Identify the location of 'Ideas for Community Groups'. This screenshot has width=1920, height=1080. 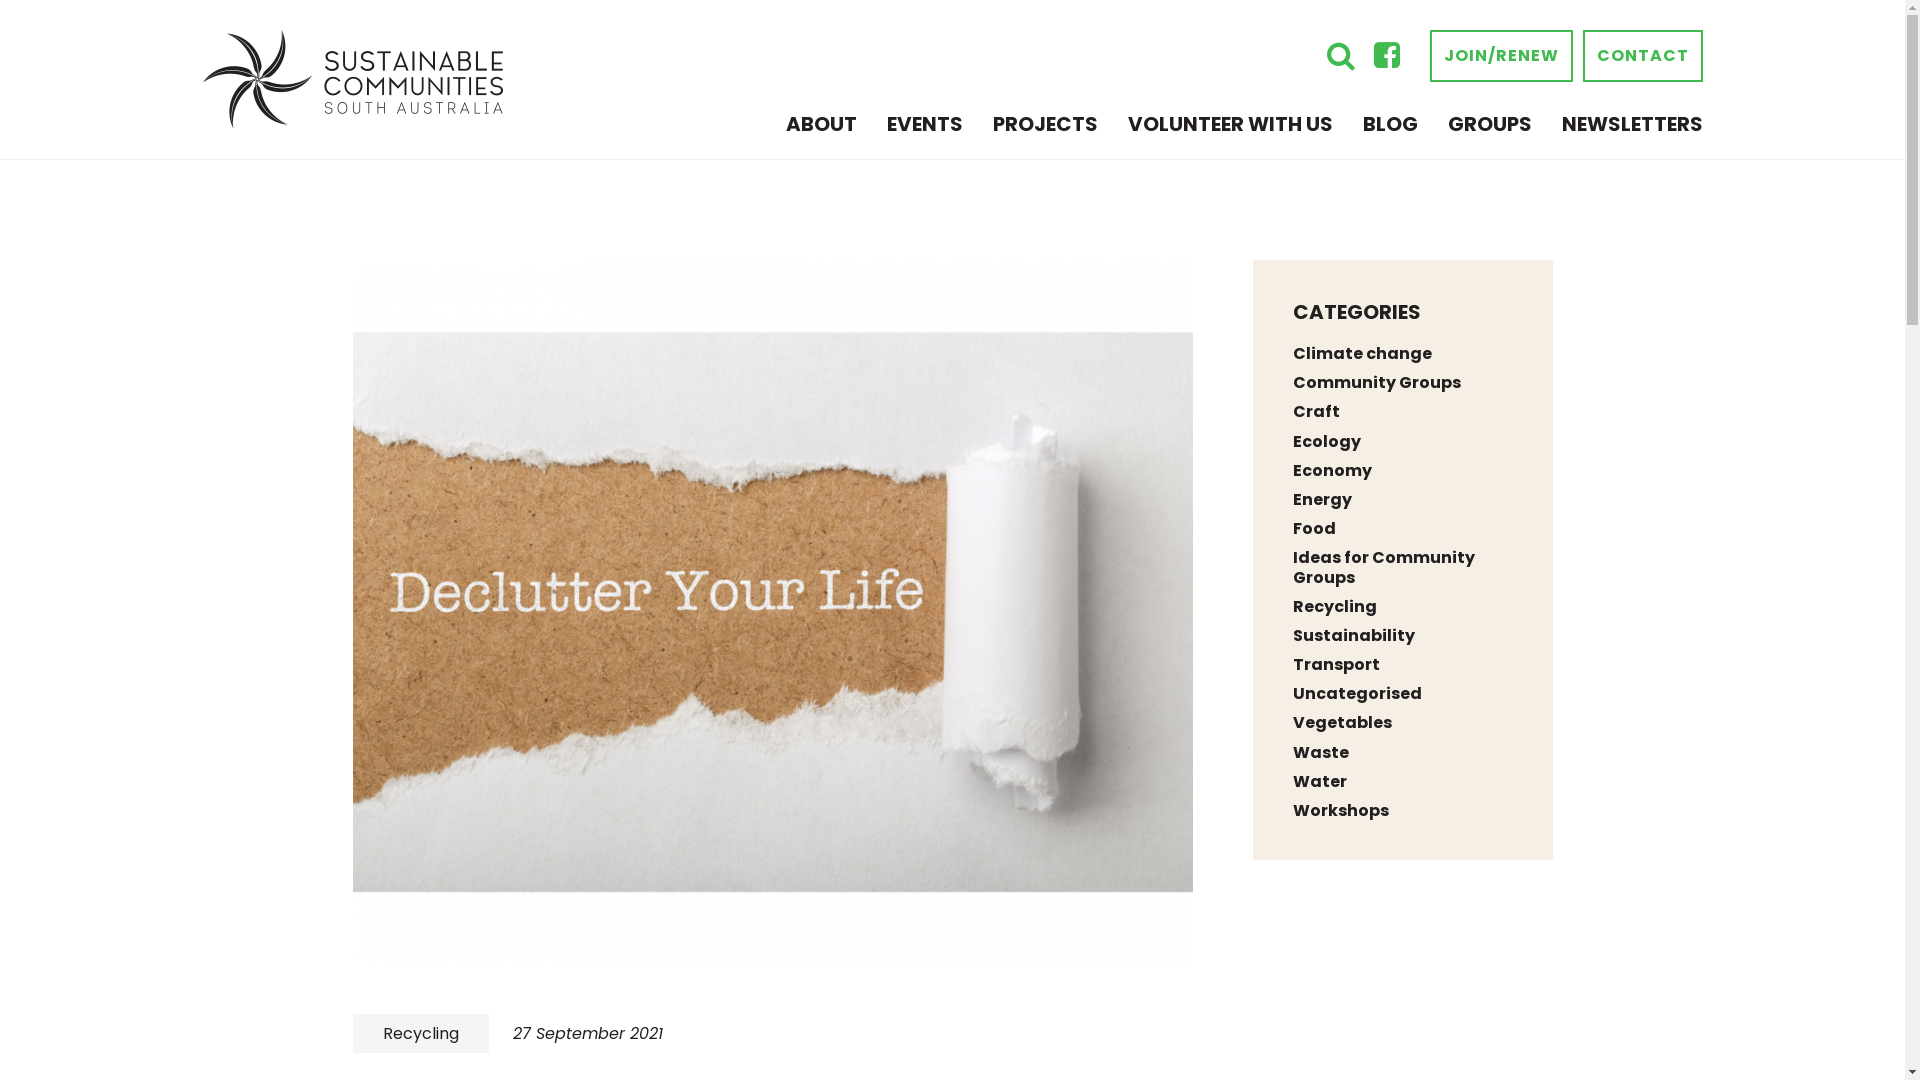
(1291, 567).